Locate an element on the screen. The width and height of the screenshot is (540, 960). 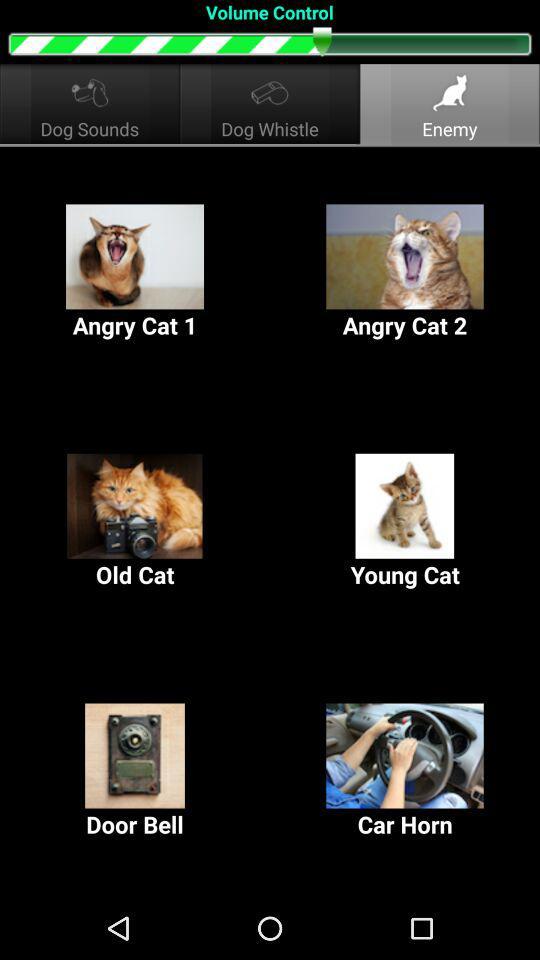
the item below angry cat 1 button is located at coordinates (405, 521).